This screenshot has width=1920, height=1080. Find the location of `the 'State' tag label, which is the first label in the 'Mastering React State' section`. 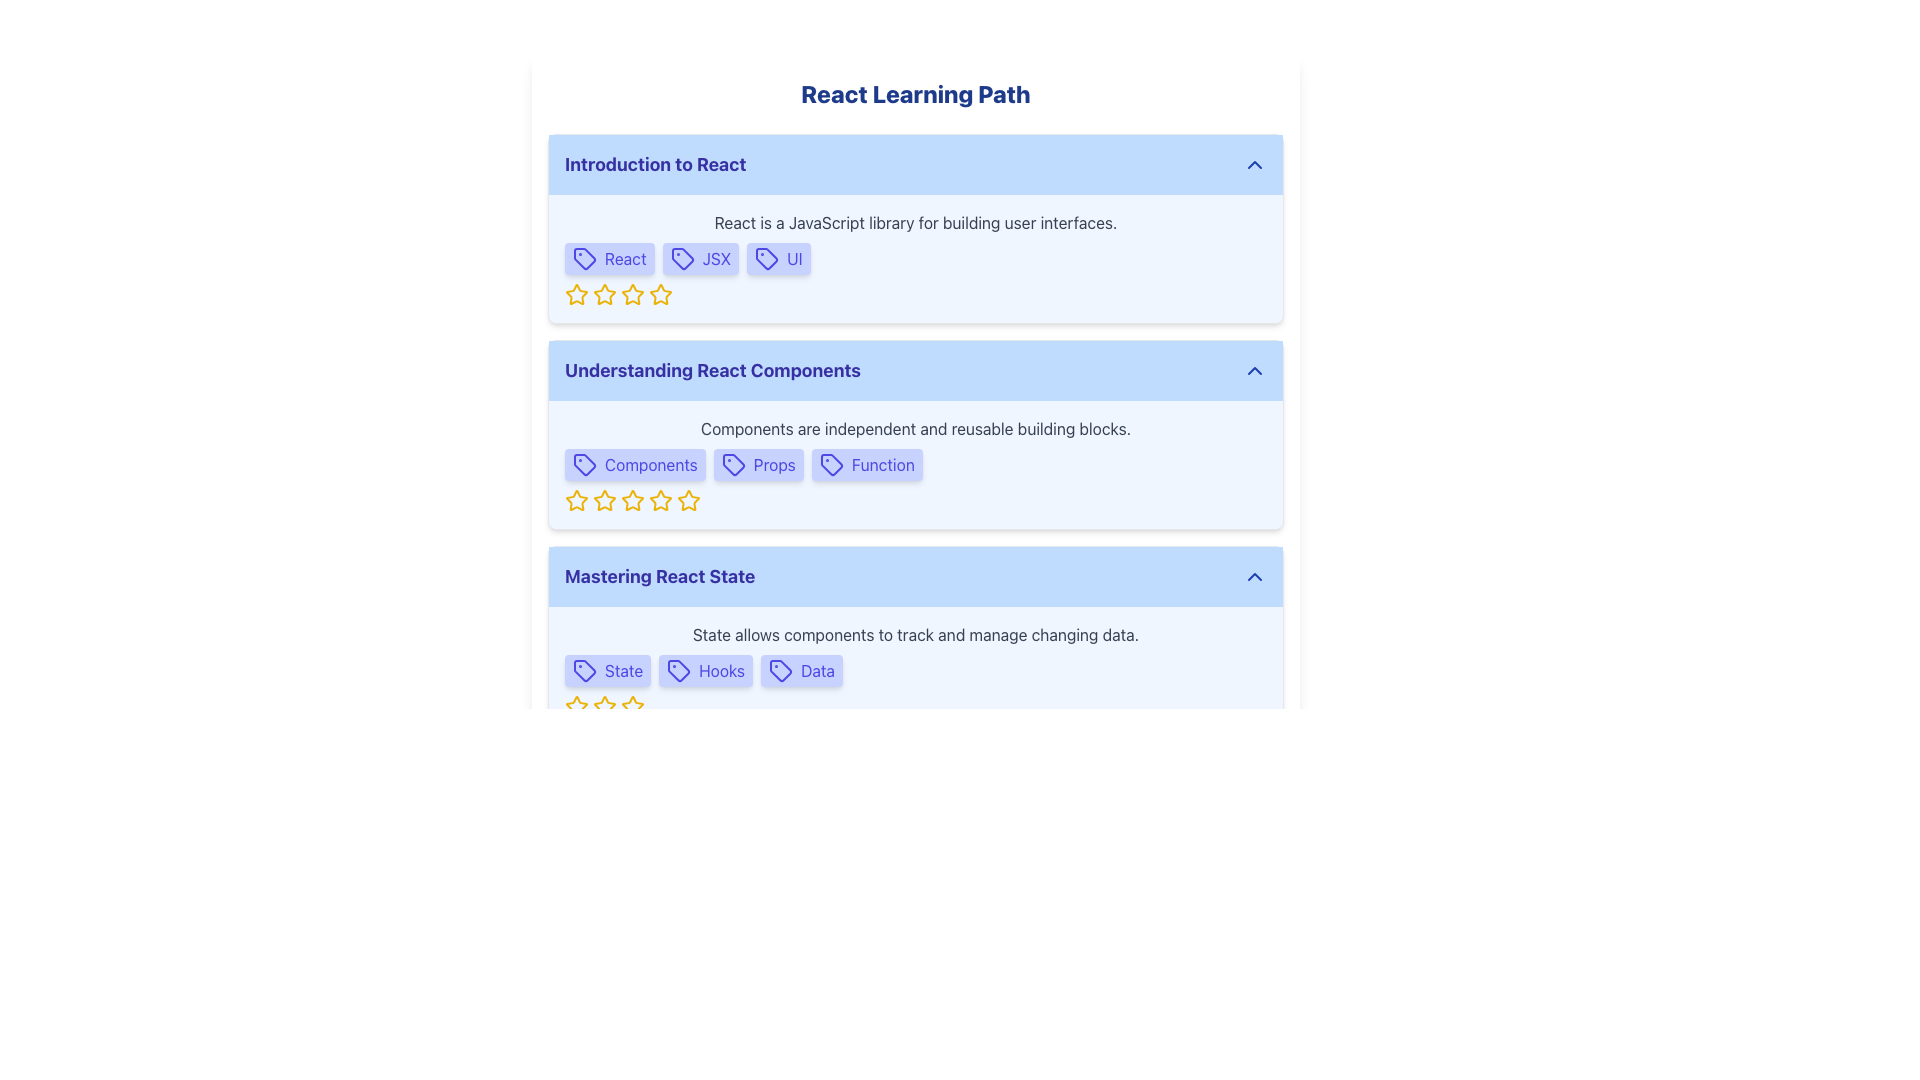

the 'State' tag label, which is the first label in the 'Mastering React State' section is located at coordinates (607, 671).